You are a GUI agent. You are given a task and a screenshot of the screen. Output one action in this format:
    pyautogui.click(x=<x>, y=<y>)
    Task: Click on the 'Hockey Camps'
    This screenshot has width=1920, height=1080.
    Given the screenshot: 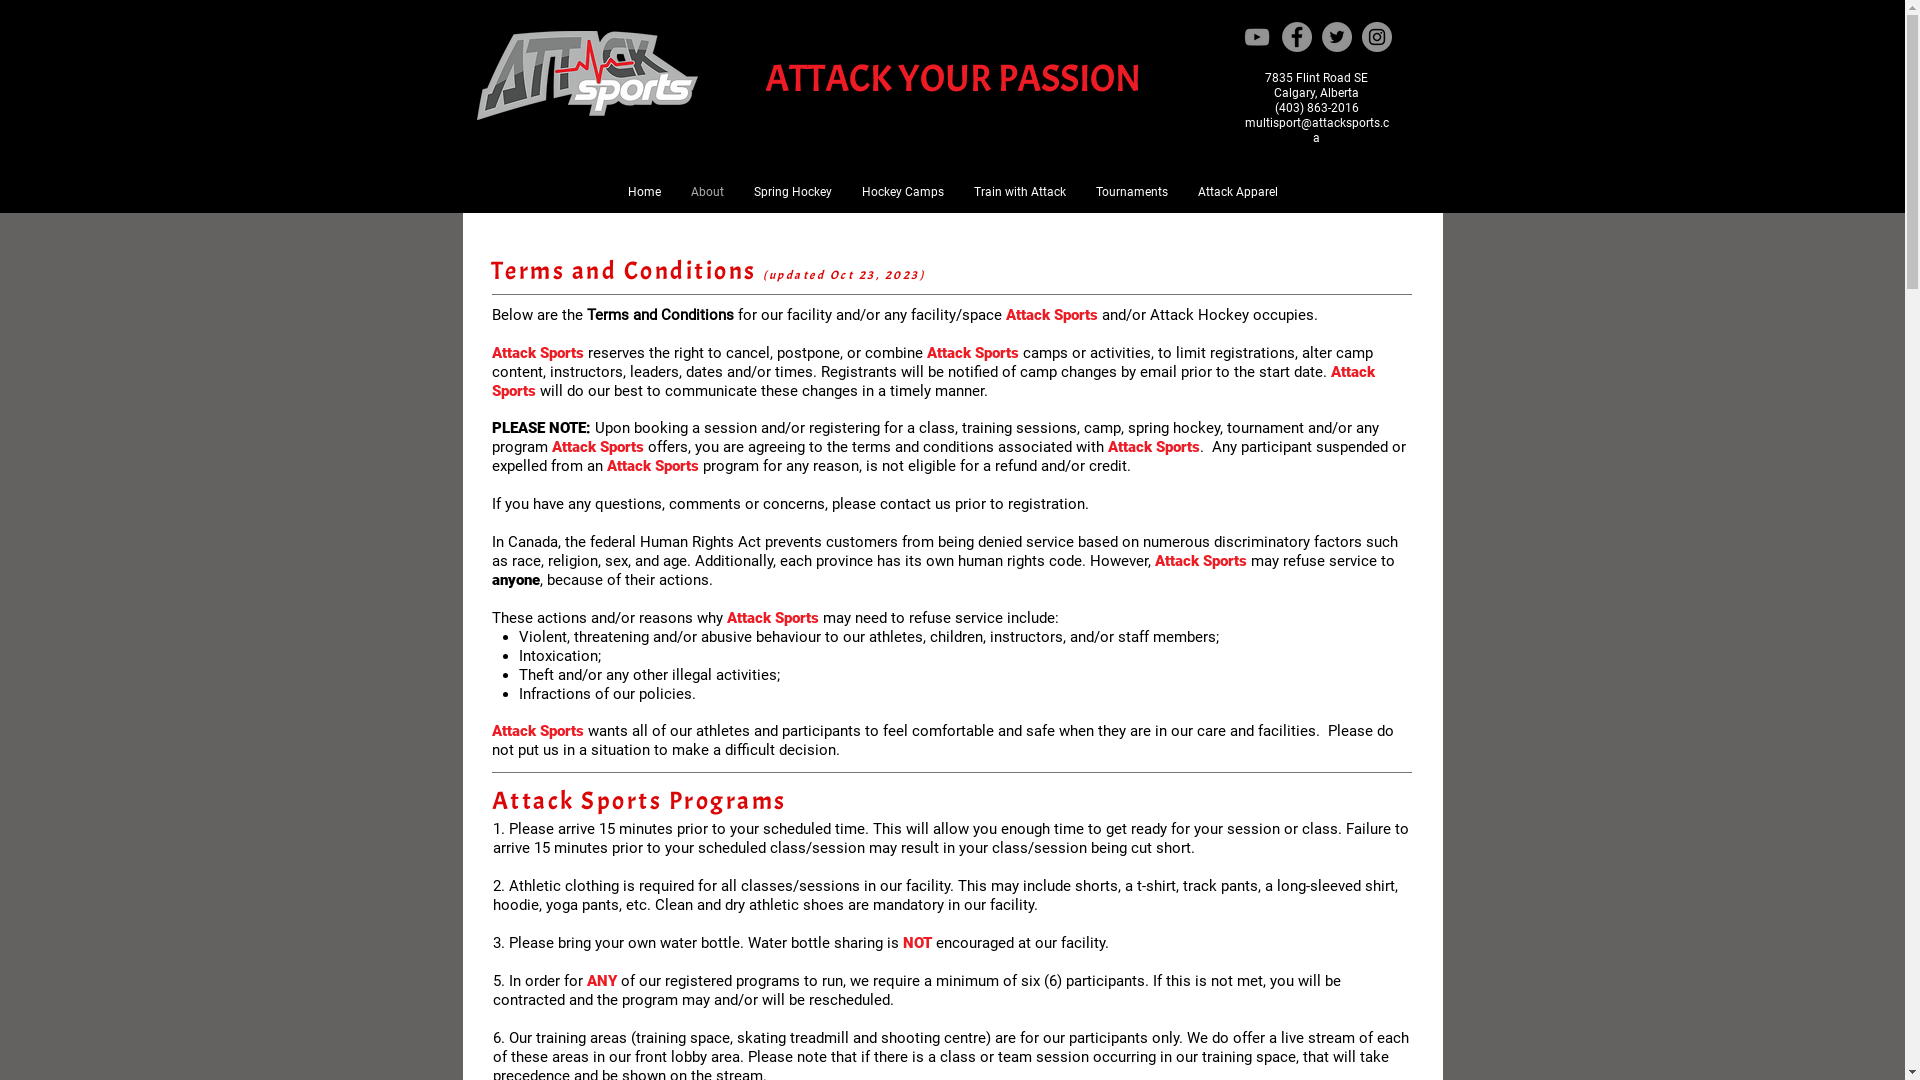 What is the action you would take?
    pyautogui.click(x=845, y=192)
    